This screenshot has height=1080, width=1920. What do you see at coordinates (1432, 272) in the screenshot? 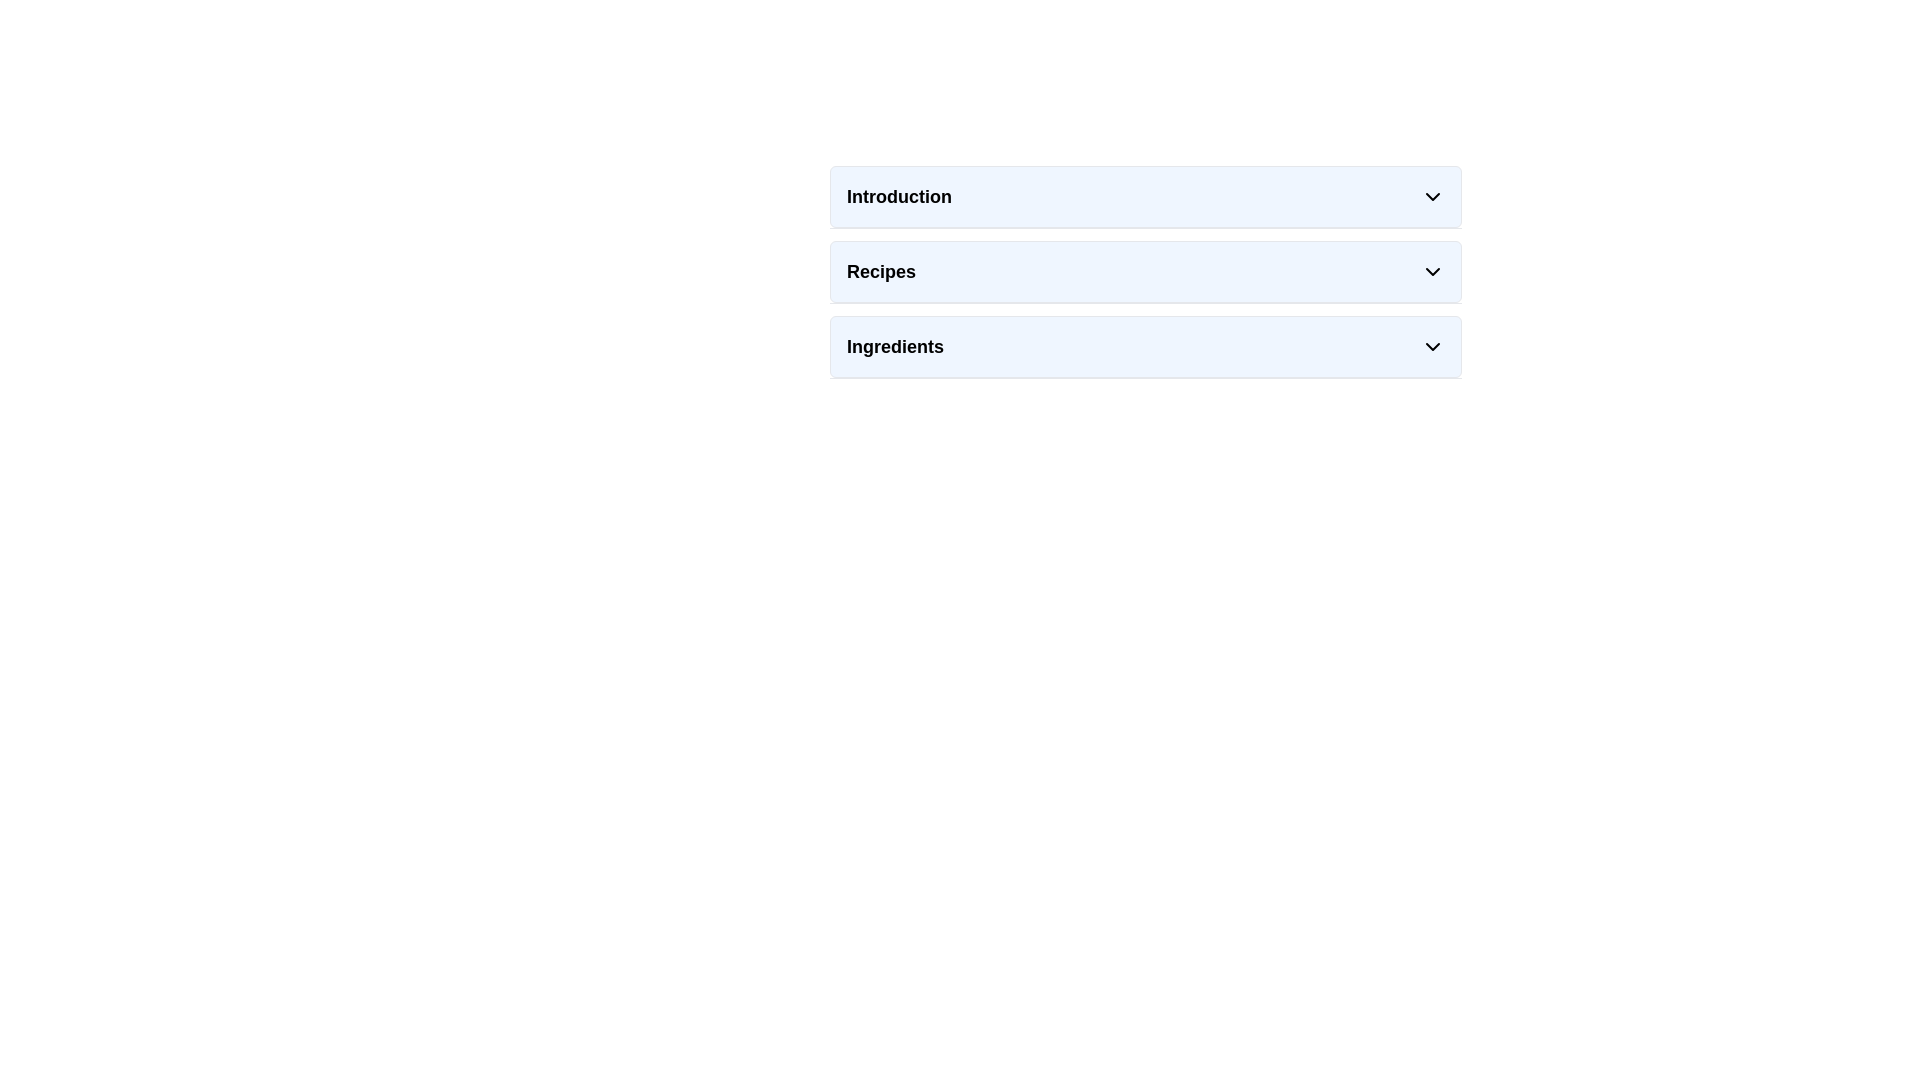
I see `the downward-pointing chevron icon with a thin, rounded black stroke, located at the far right end inside the 'Recipes' button to trigger a tooltip` at bounding box center [1432, 272].